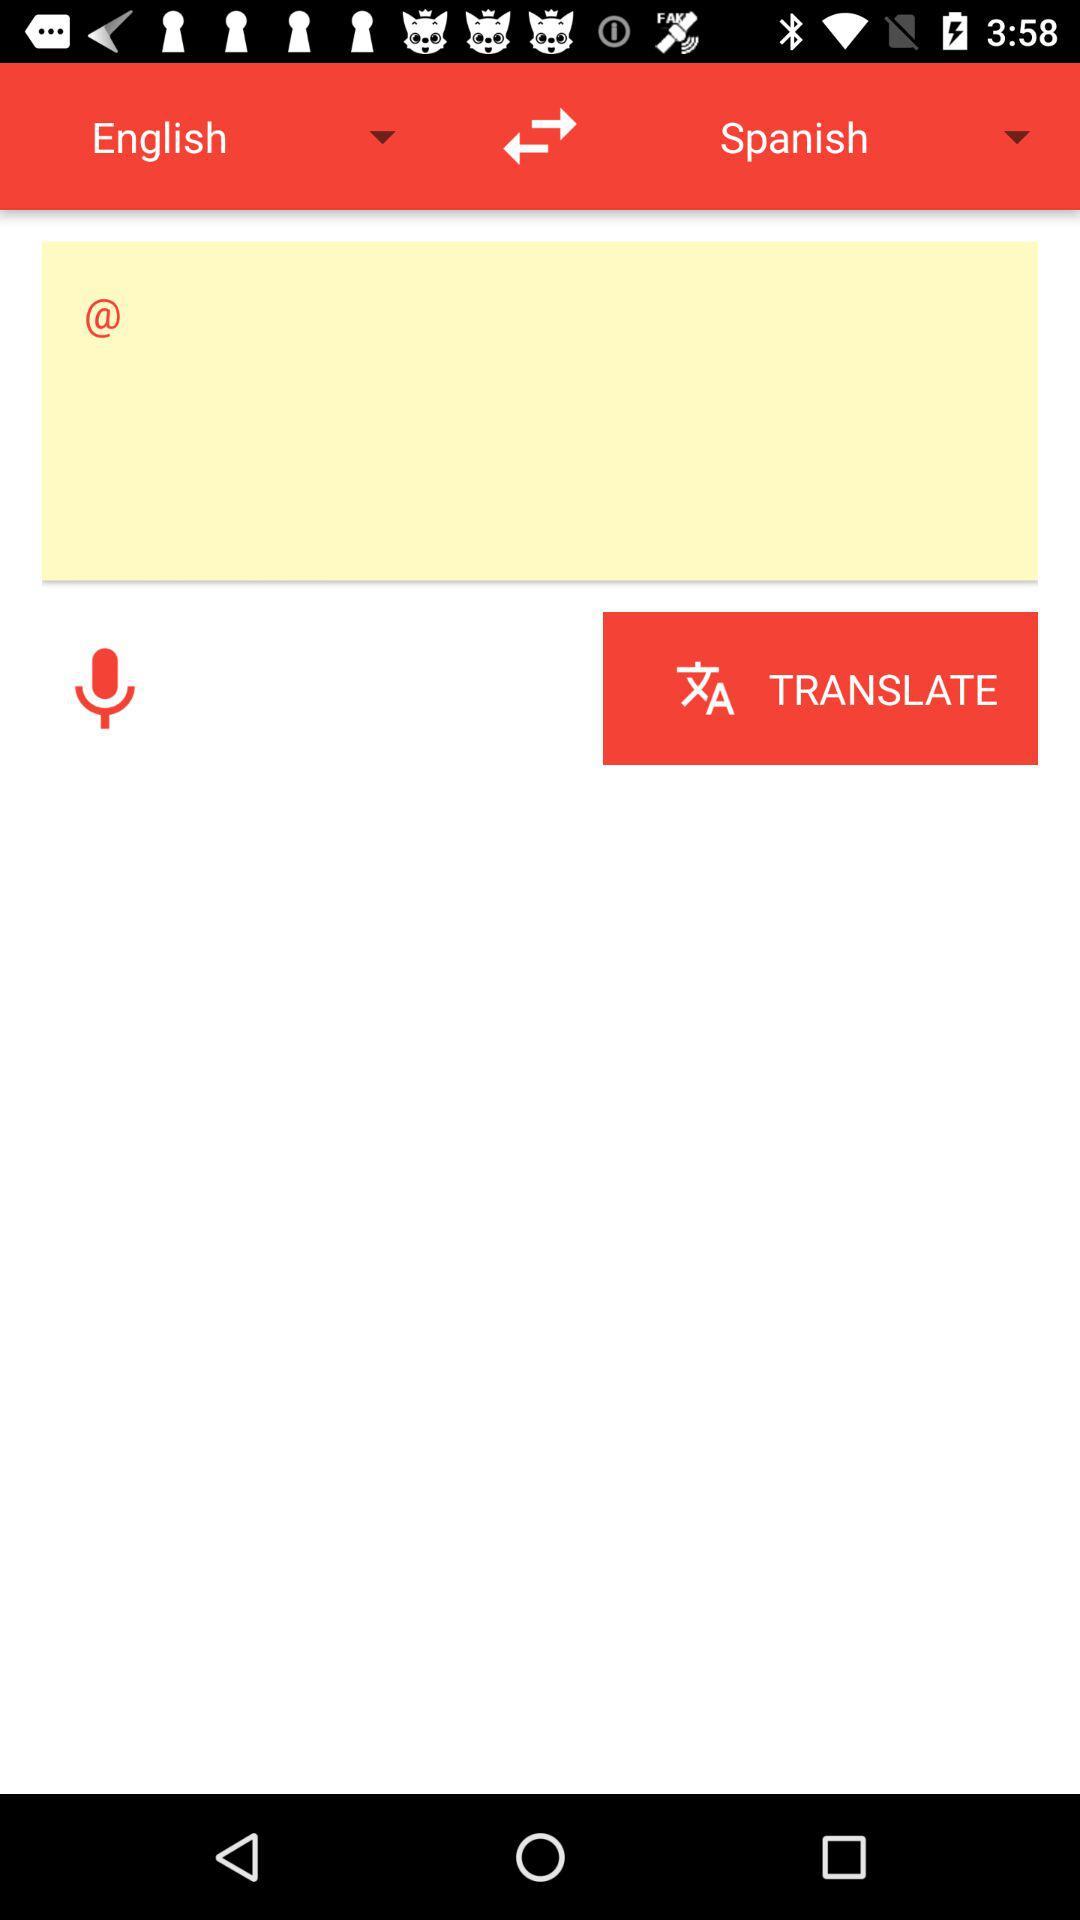  What do you see at coordinates (104, 688) in the screenshot?
I see `mute` at bounding box center [104, 688].